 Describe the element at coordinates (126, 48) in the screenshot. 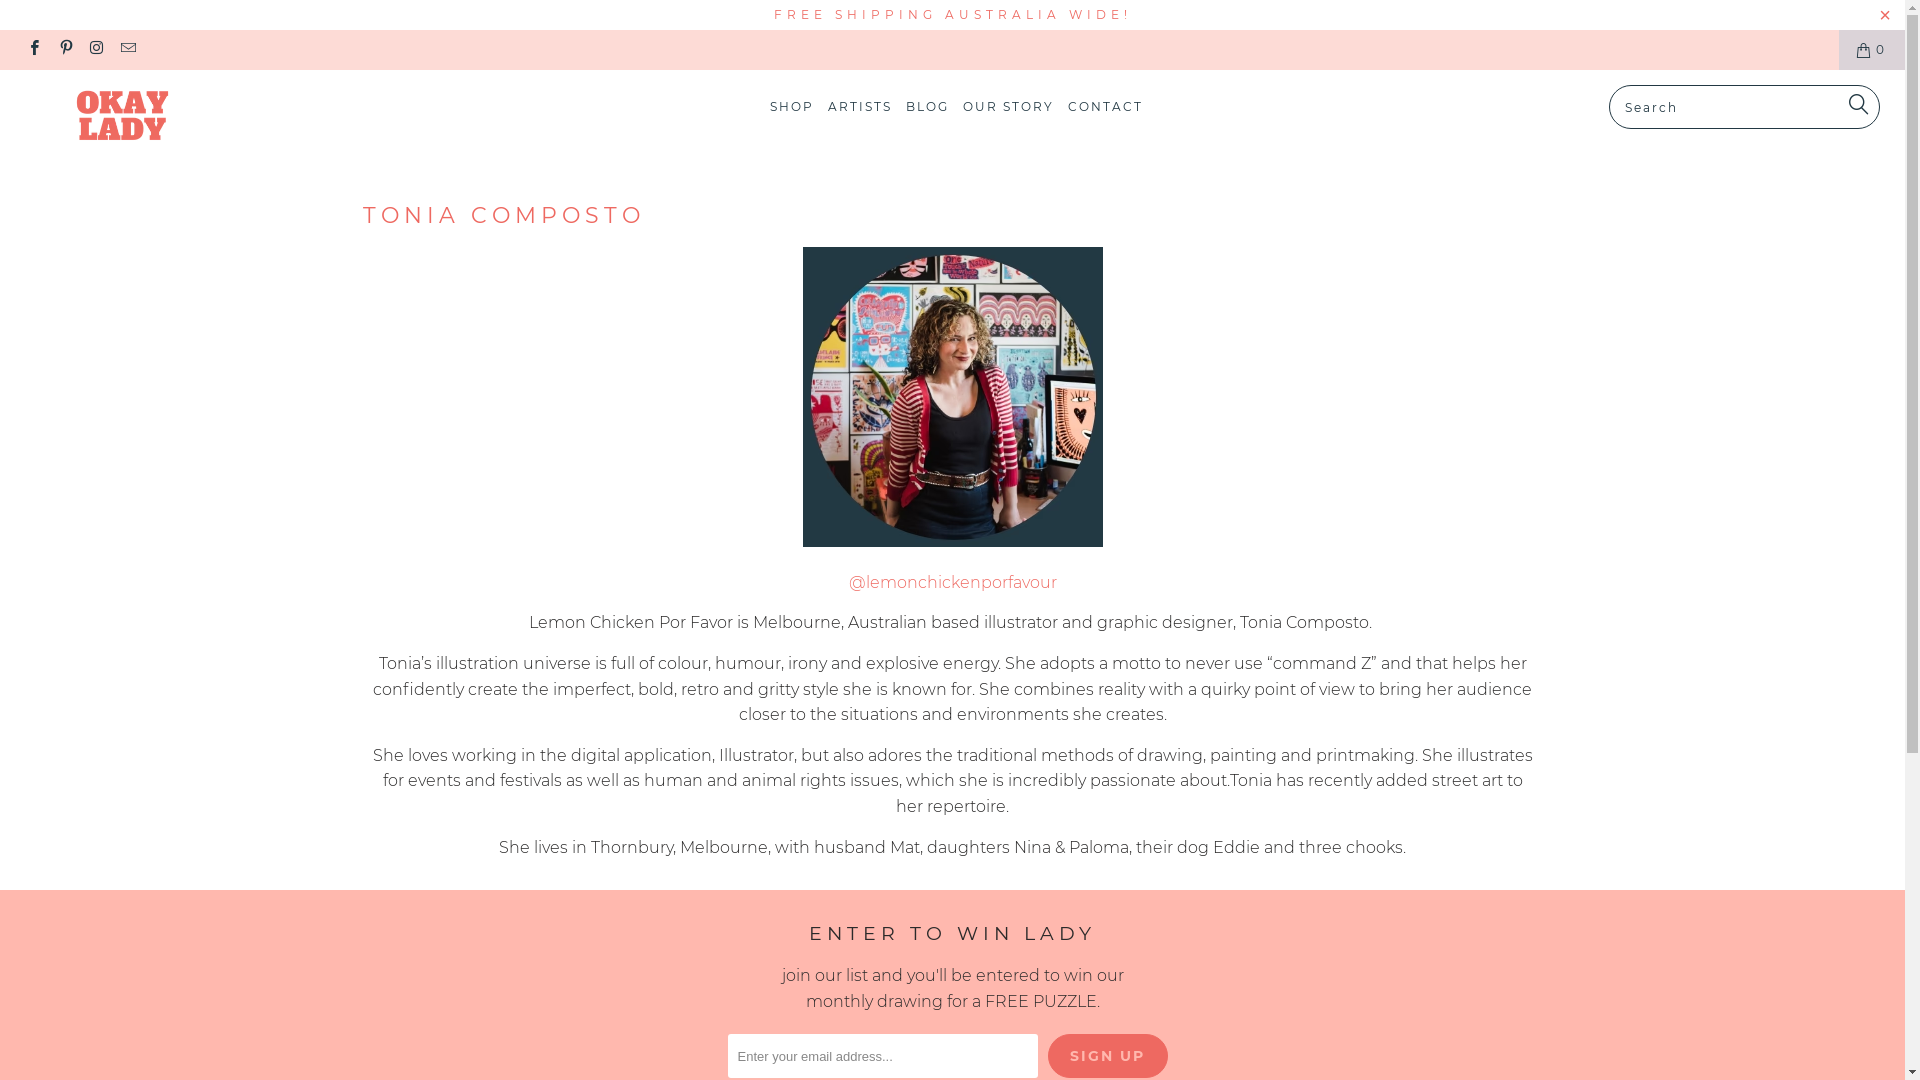

I see `'Email Okay Lady'` at that location.